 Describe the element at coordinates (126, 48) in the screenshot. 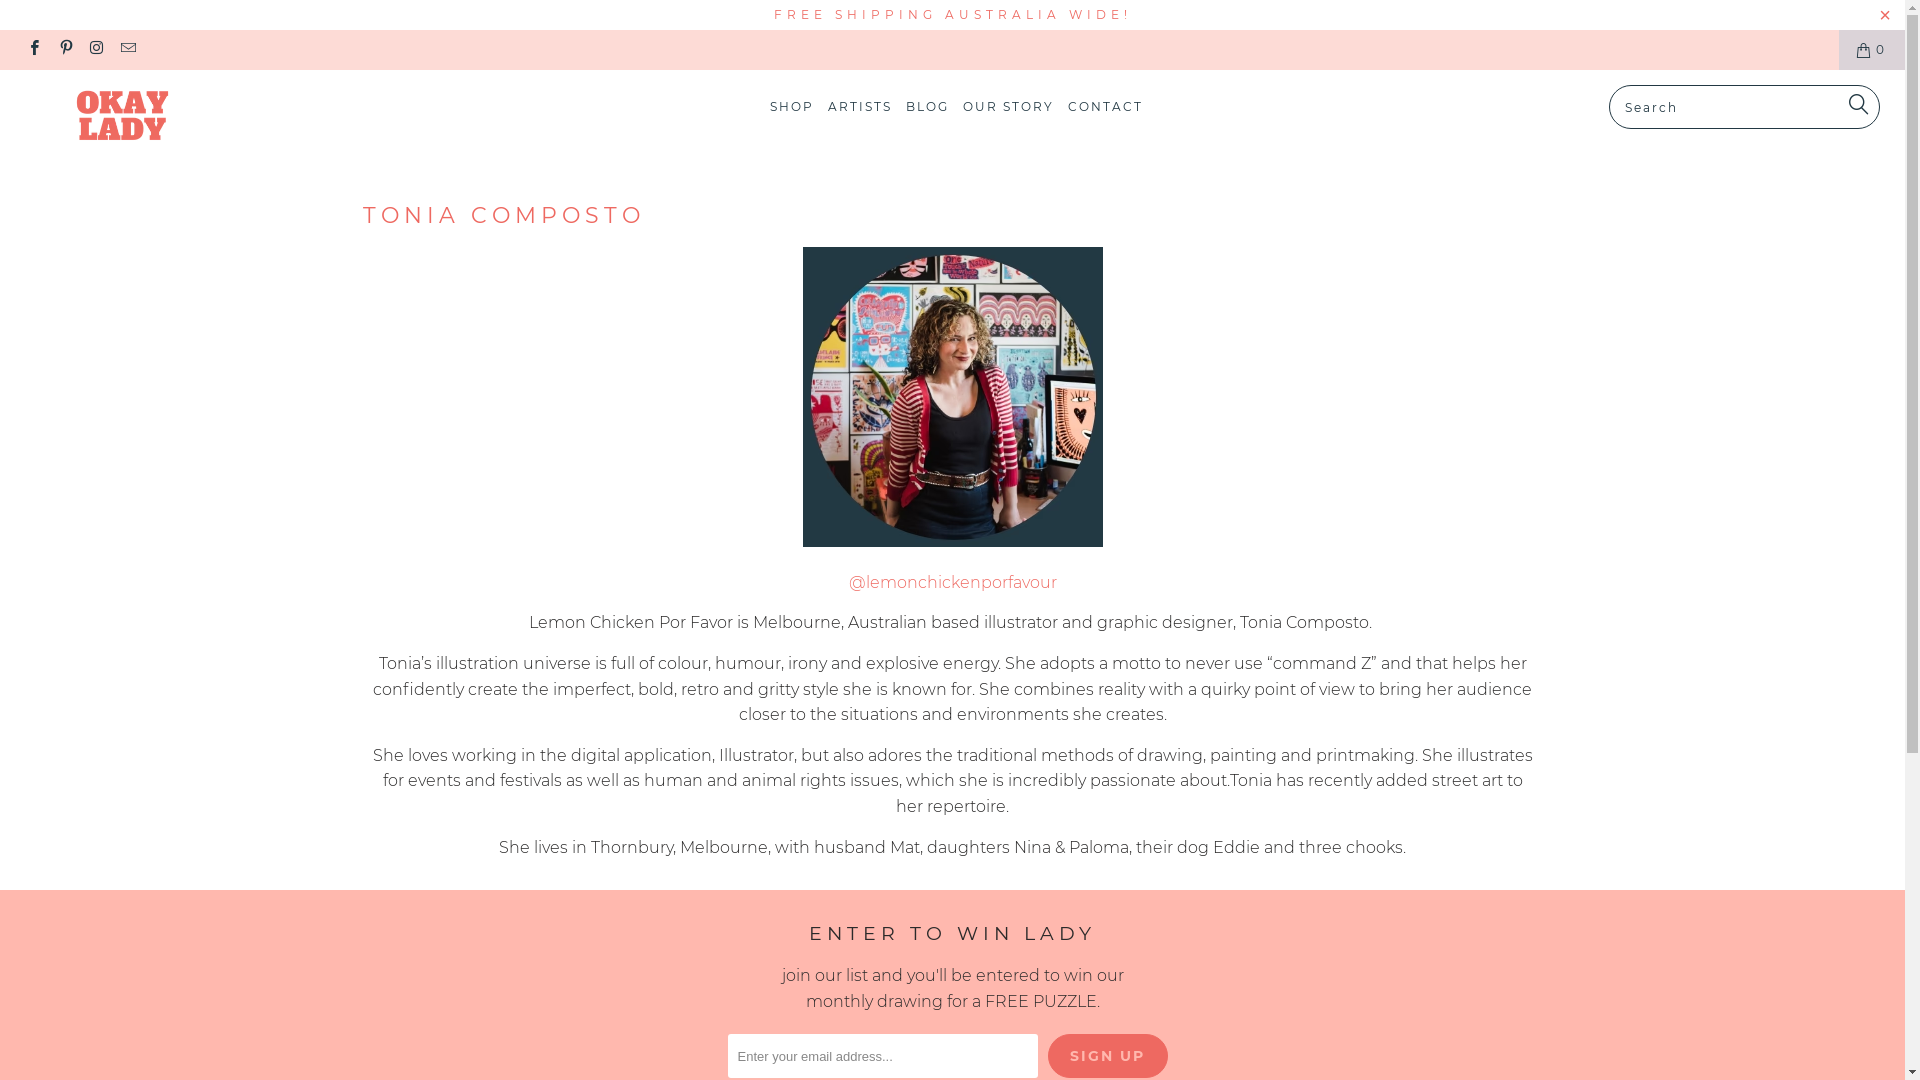

I see `'Email Okay Lady'` at that location.